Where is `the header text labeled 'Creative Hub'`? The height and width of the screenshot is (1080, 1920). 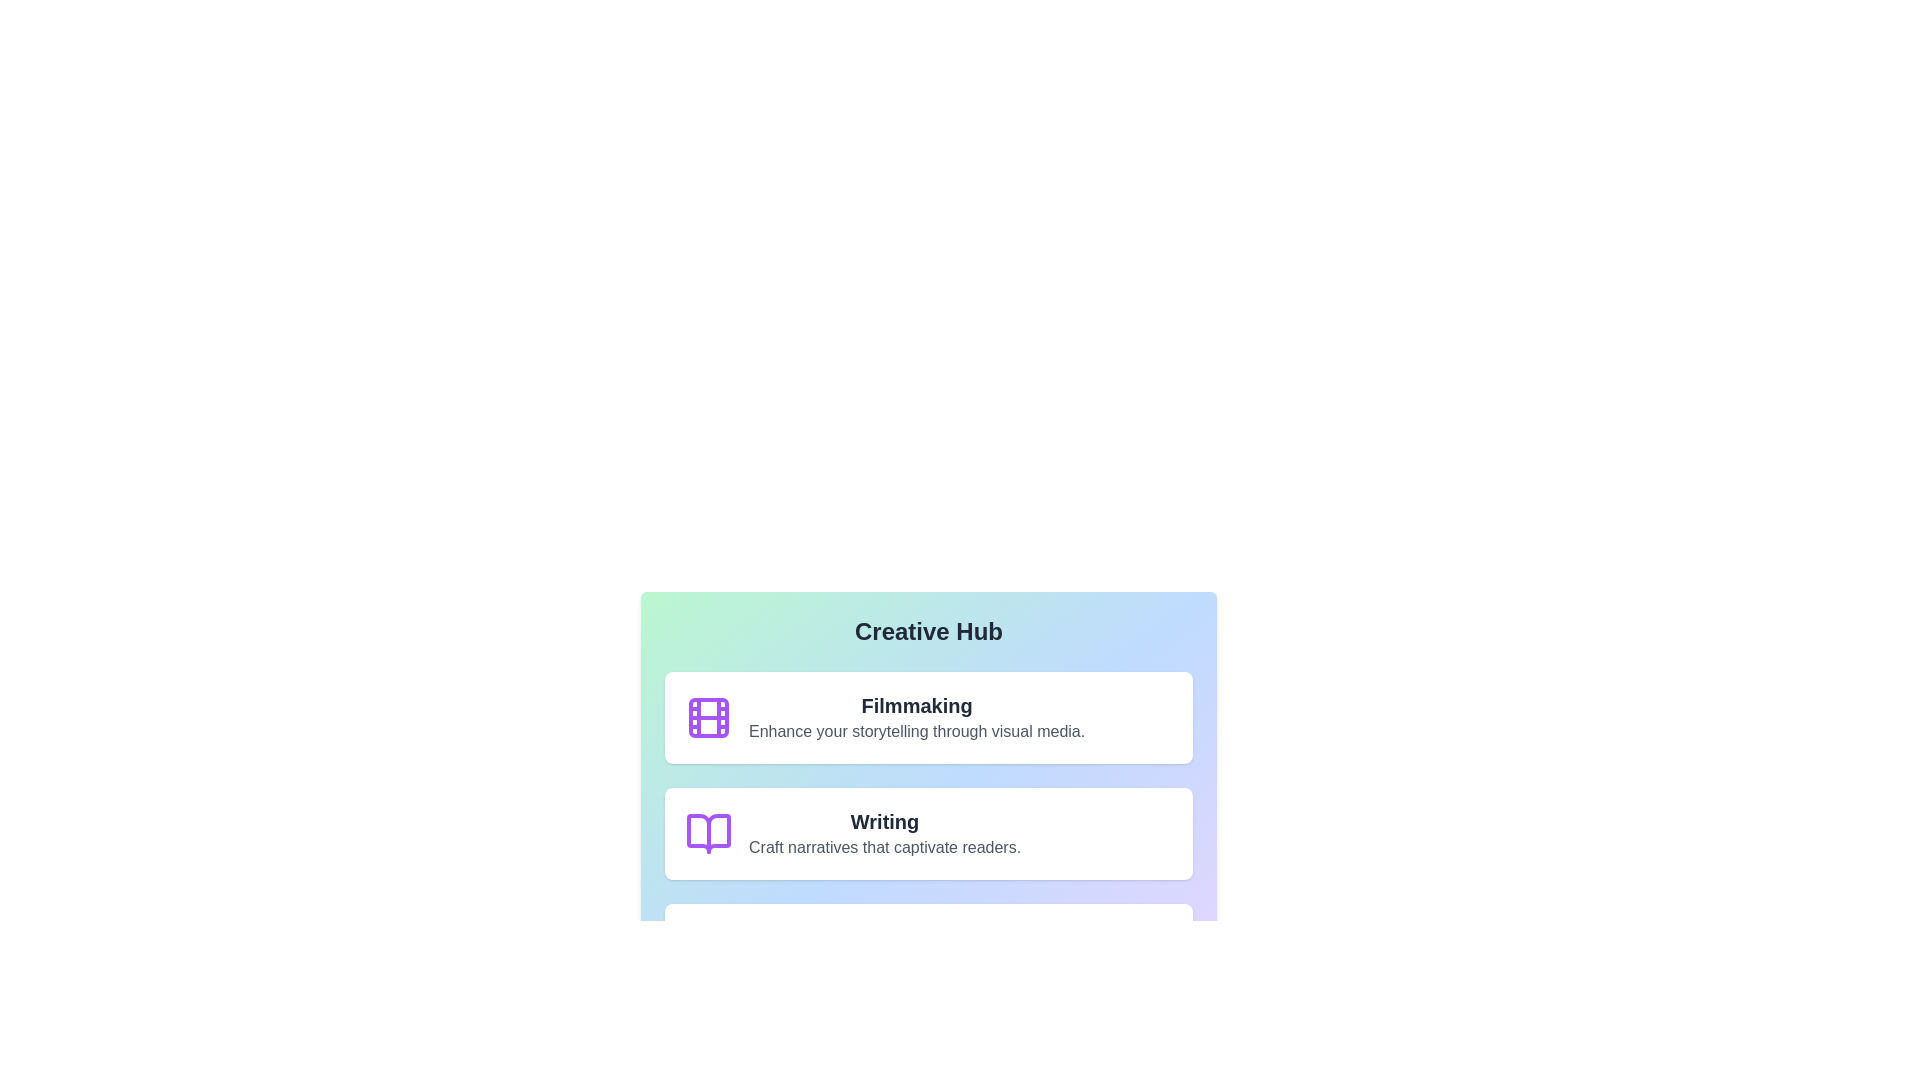 the header text labeled 'Creative Hub' is located at coordinates (928, 632).